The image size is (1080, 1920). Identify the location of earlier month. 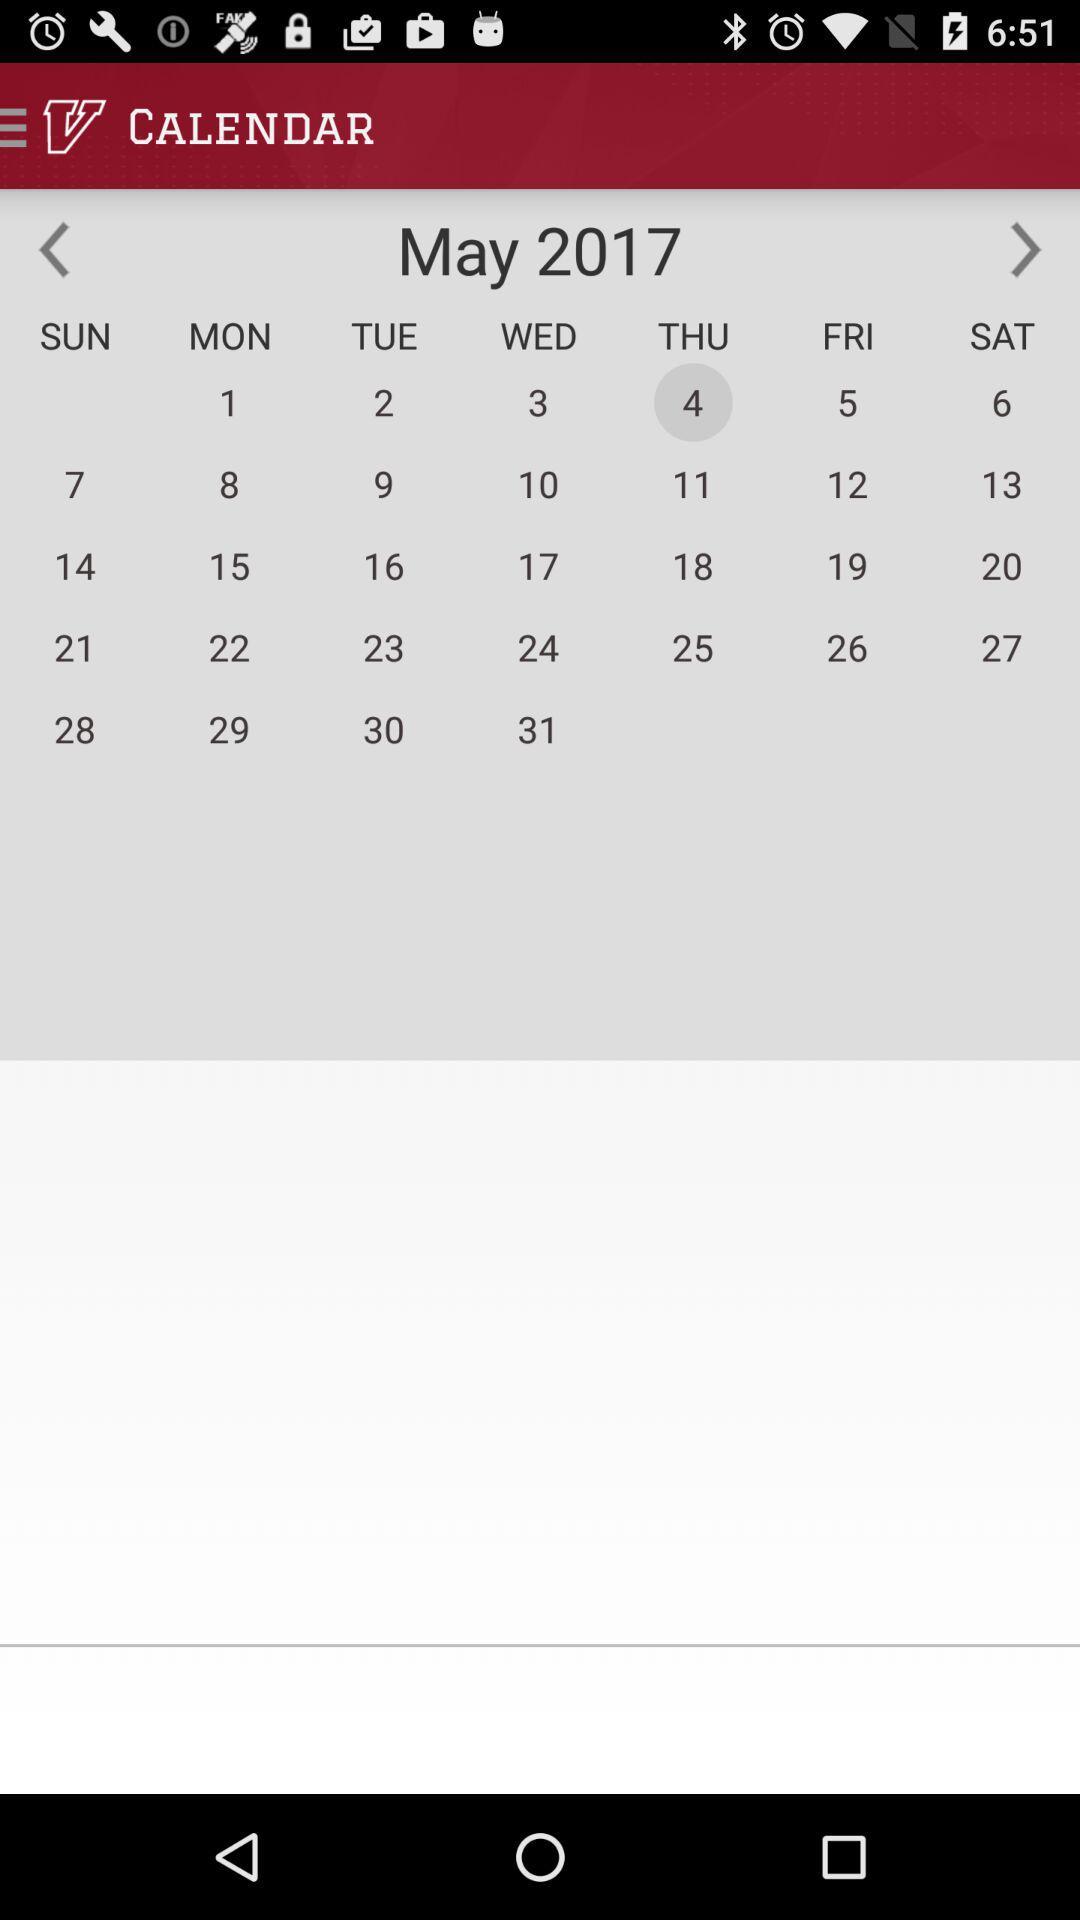
(53, 248).